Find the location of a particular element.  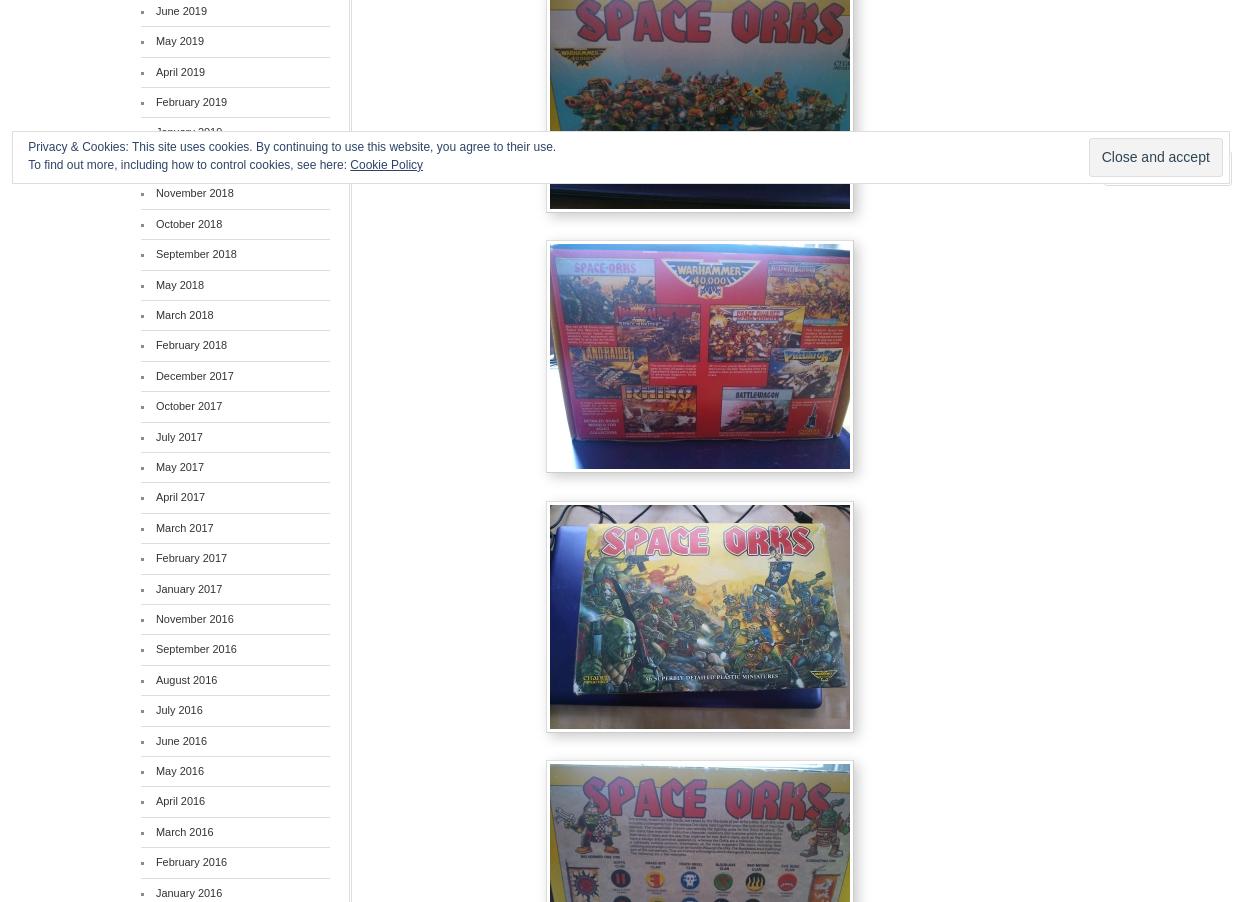

'September 2016' is located at coordinates (195, 647).